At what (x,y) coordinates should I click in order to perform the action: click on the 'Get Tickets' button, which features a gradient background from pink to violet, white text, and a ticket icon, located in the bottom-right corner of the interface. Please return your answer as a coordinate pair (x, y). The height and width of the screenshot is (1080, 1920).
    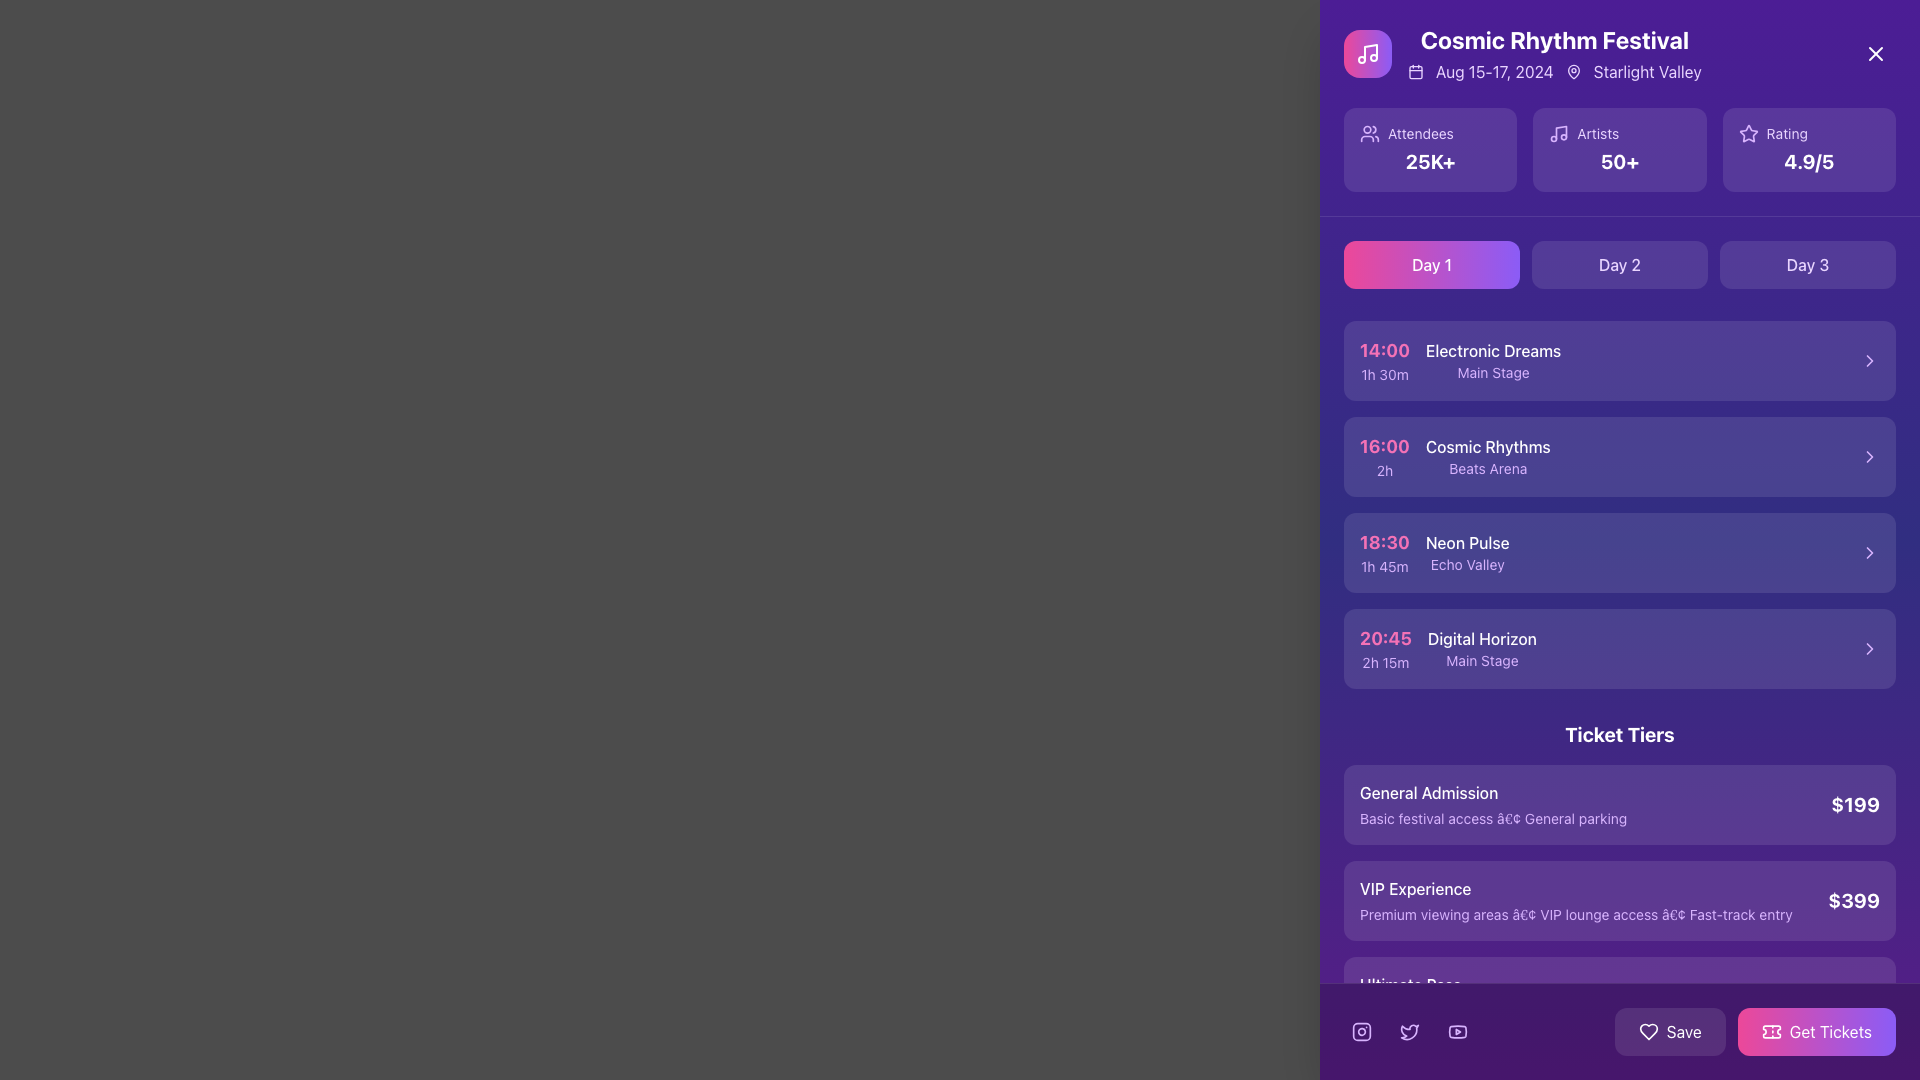
    Looking at the image, I should click on (1754, 1032).